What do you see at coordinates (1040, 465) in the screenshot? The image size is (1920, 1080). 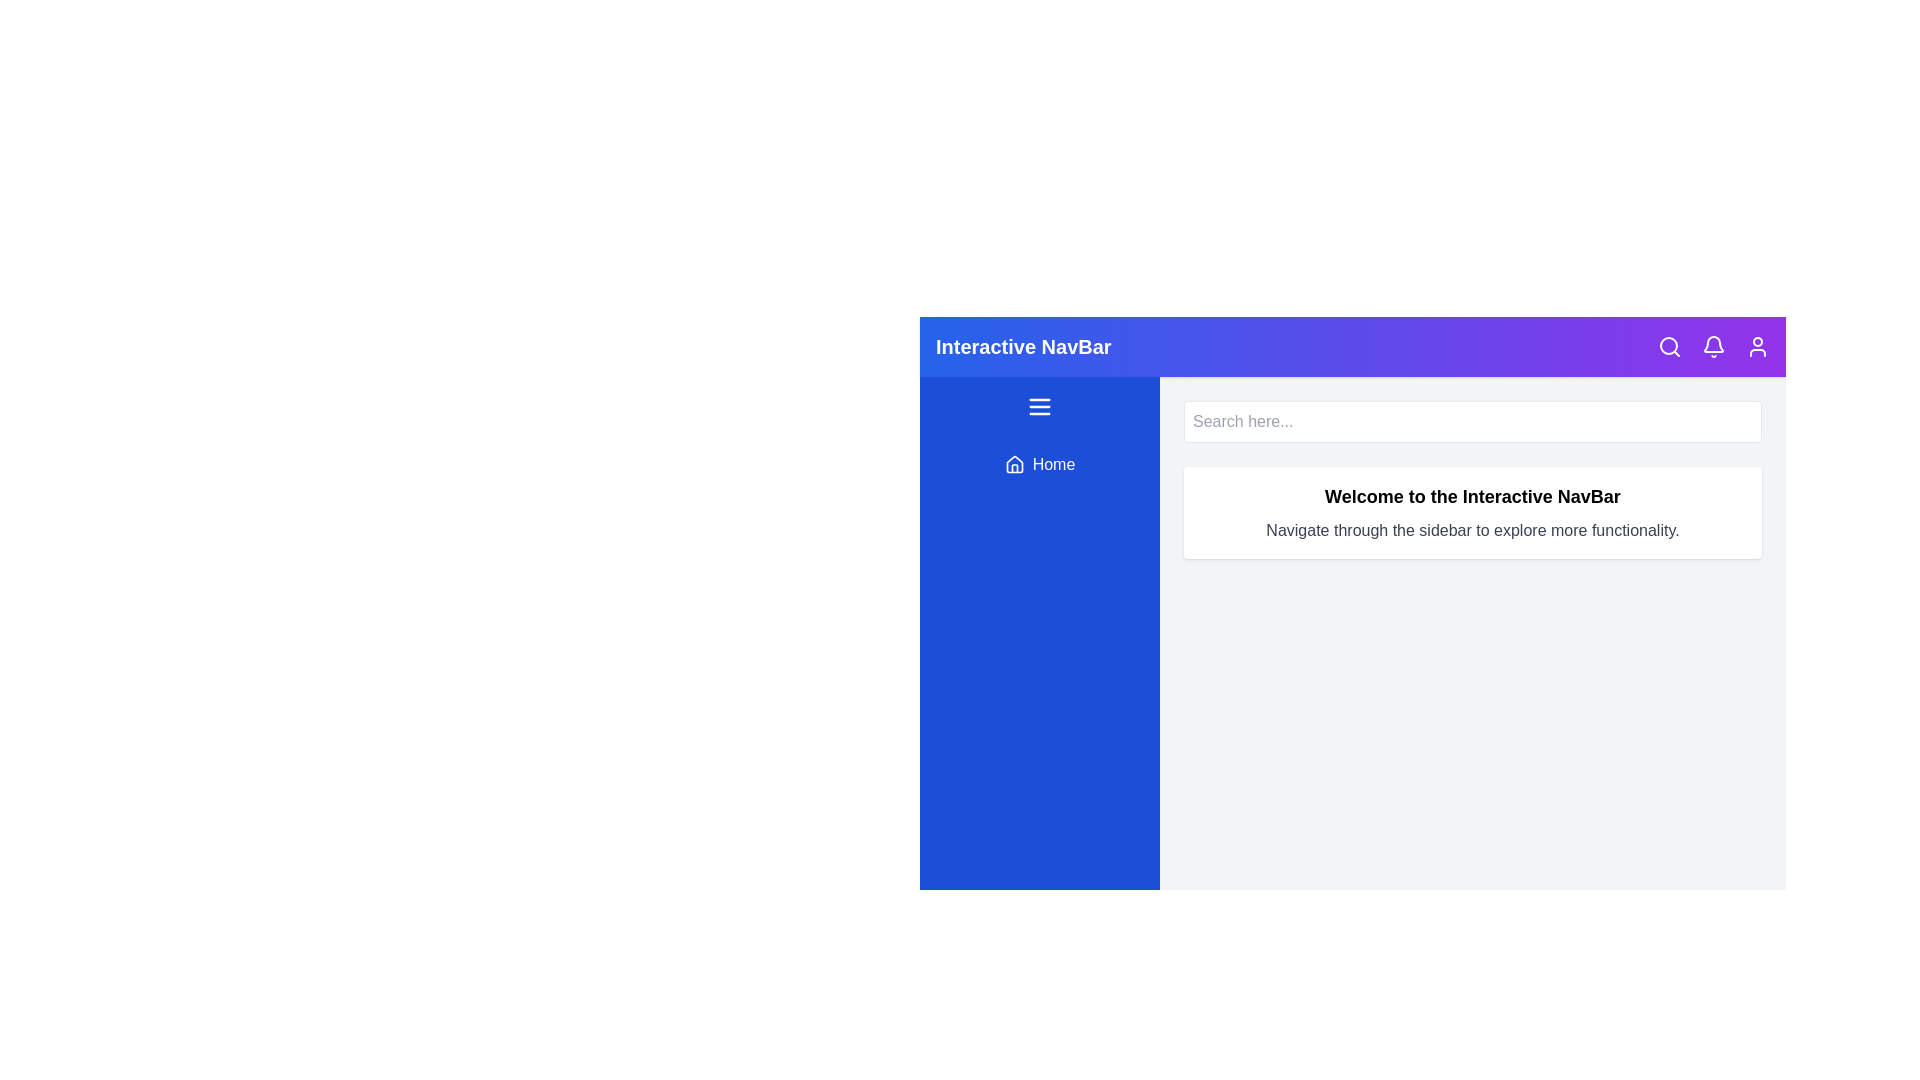 I see `the Home item in the sidebar to navigate to the Home section` at bounding box center [1040, 465].